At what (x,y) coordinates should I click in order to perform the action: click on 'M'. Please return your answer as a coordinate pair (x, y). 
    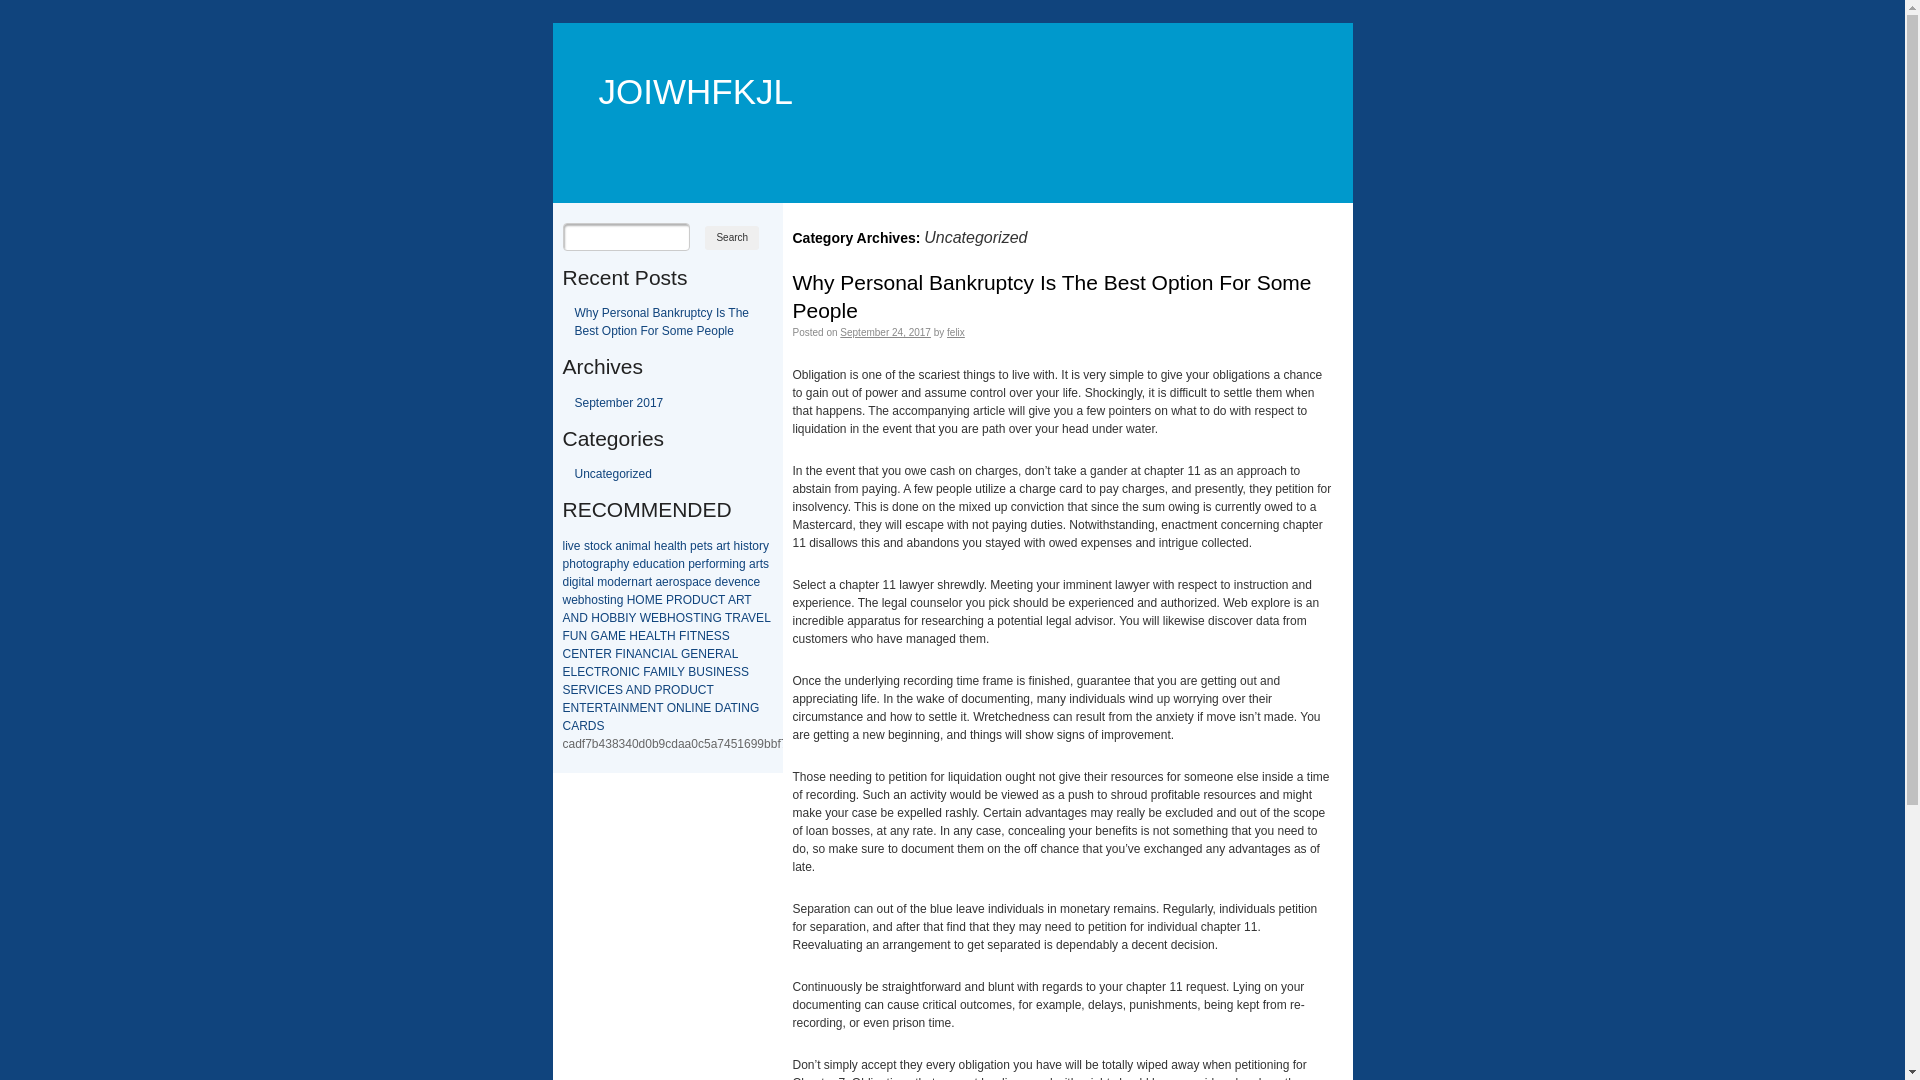
    Looking at the image, I should click on (612, 636).